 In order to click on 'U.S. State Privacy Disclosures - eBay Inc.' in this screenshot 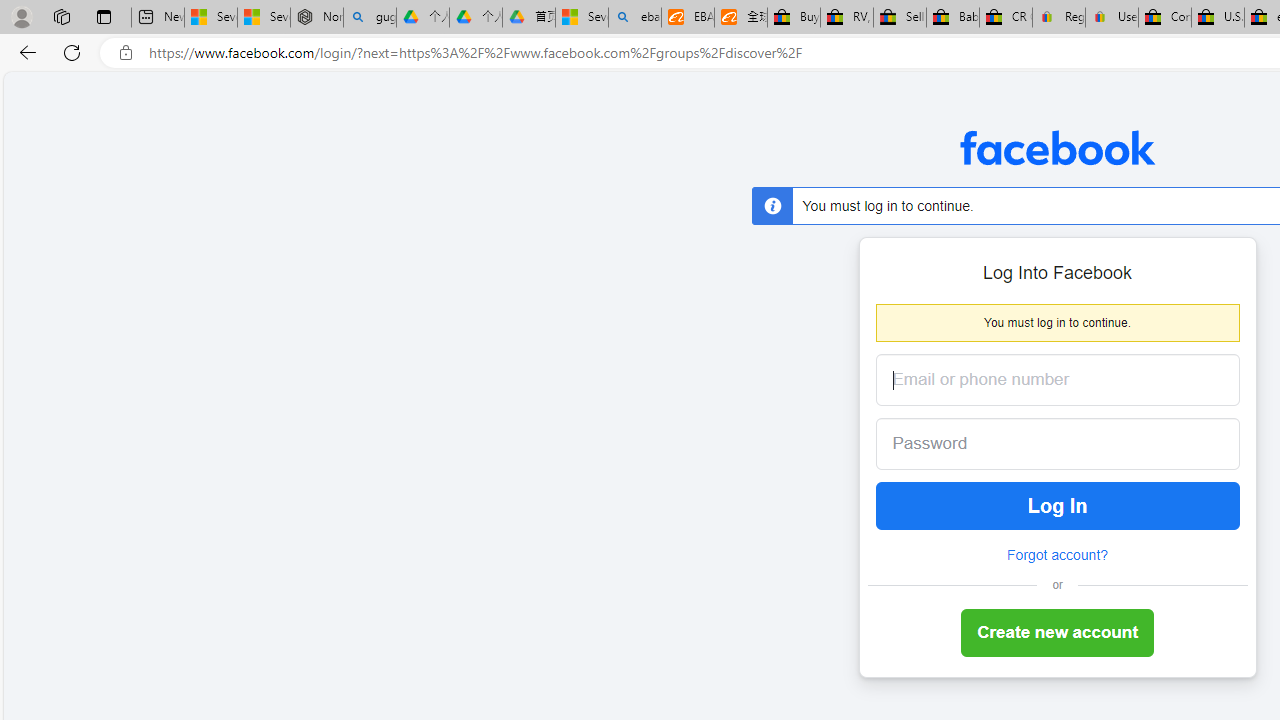, I will do `click(1216, 17)`.